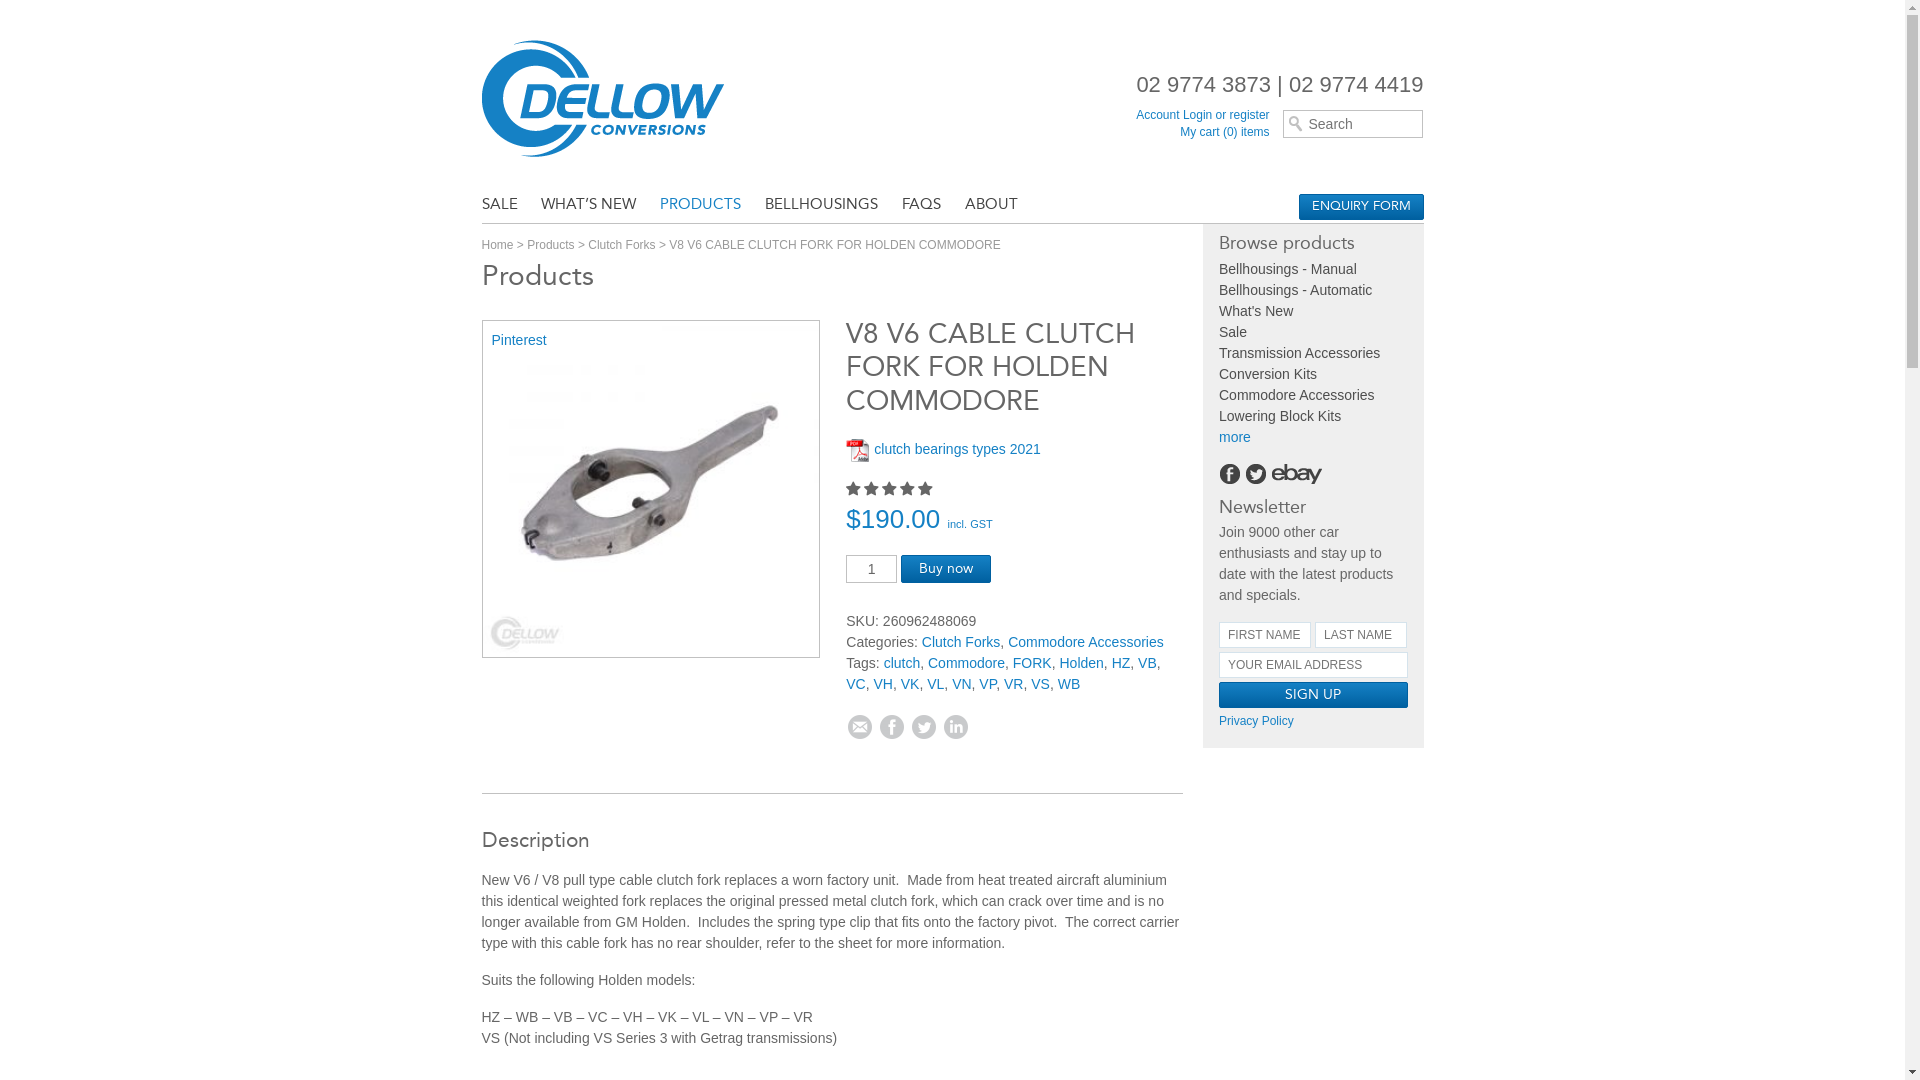  What do you see at coordinates (519, 338) in the screenshot?
I see `'Pinterest'` at bounding box center [519, 338].